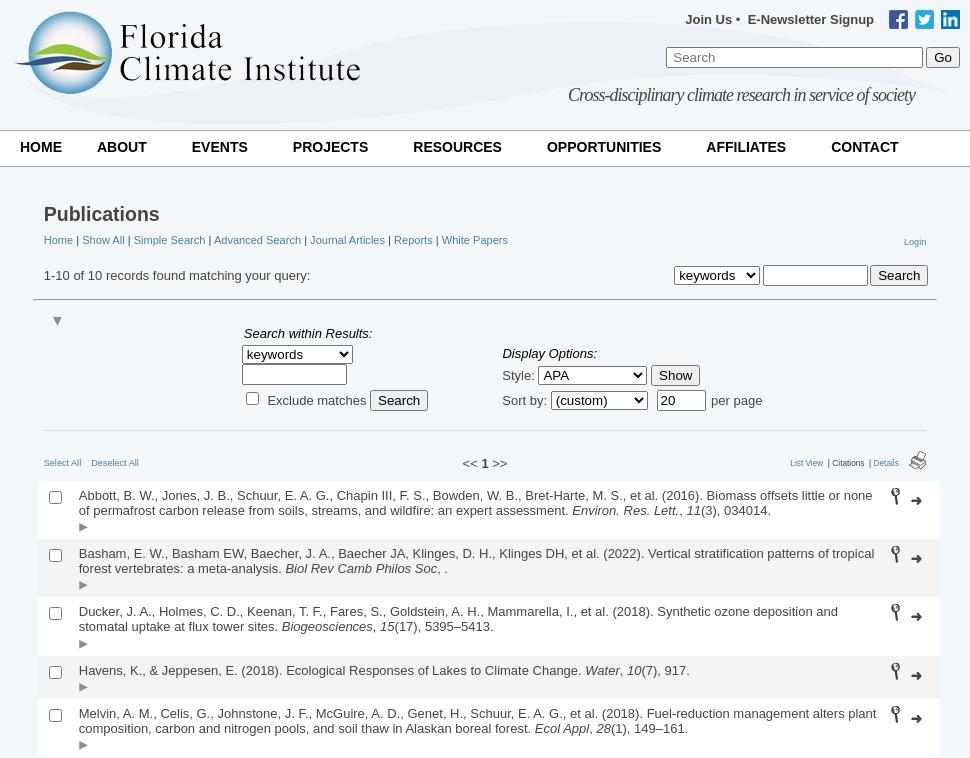  I want to click on 'E-Newsletter Signup', so click(810, 18).